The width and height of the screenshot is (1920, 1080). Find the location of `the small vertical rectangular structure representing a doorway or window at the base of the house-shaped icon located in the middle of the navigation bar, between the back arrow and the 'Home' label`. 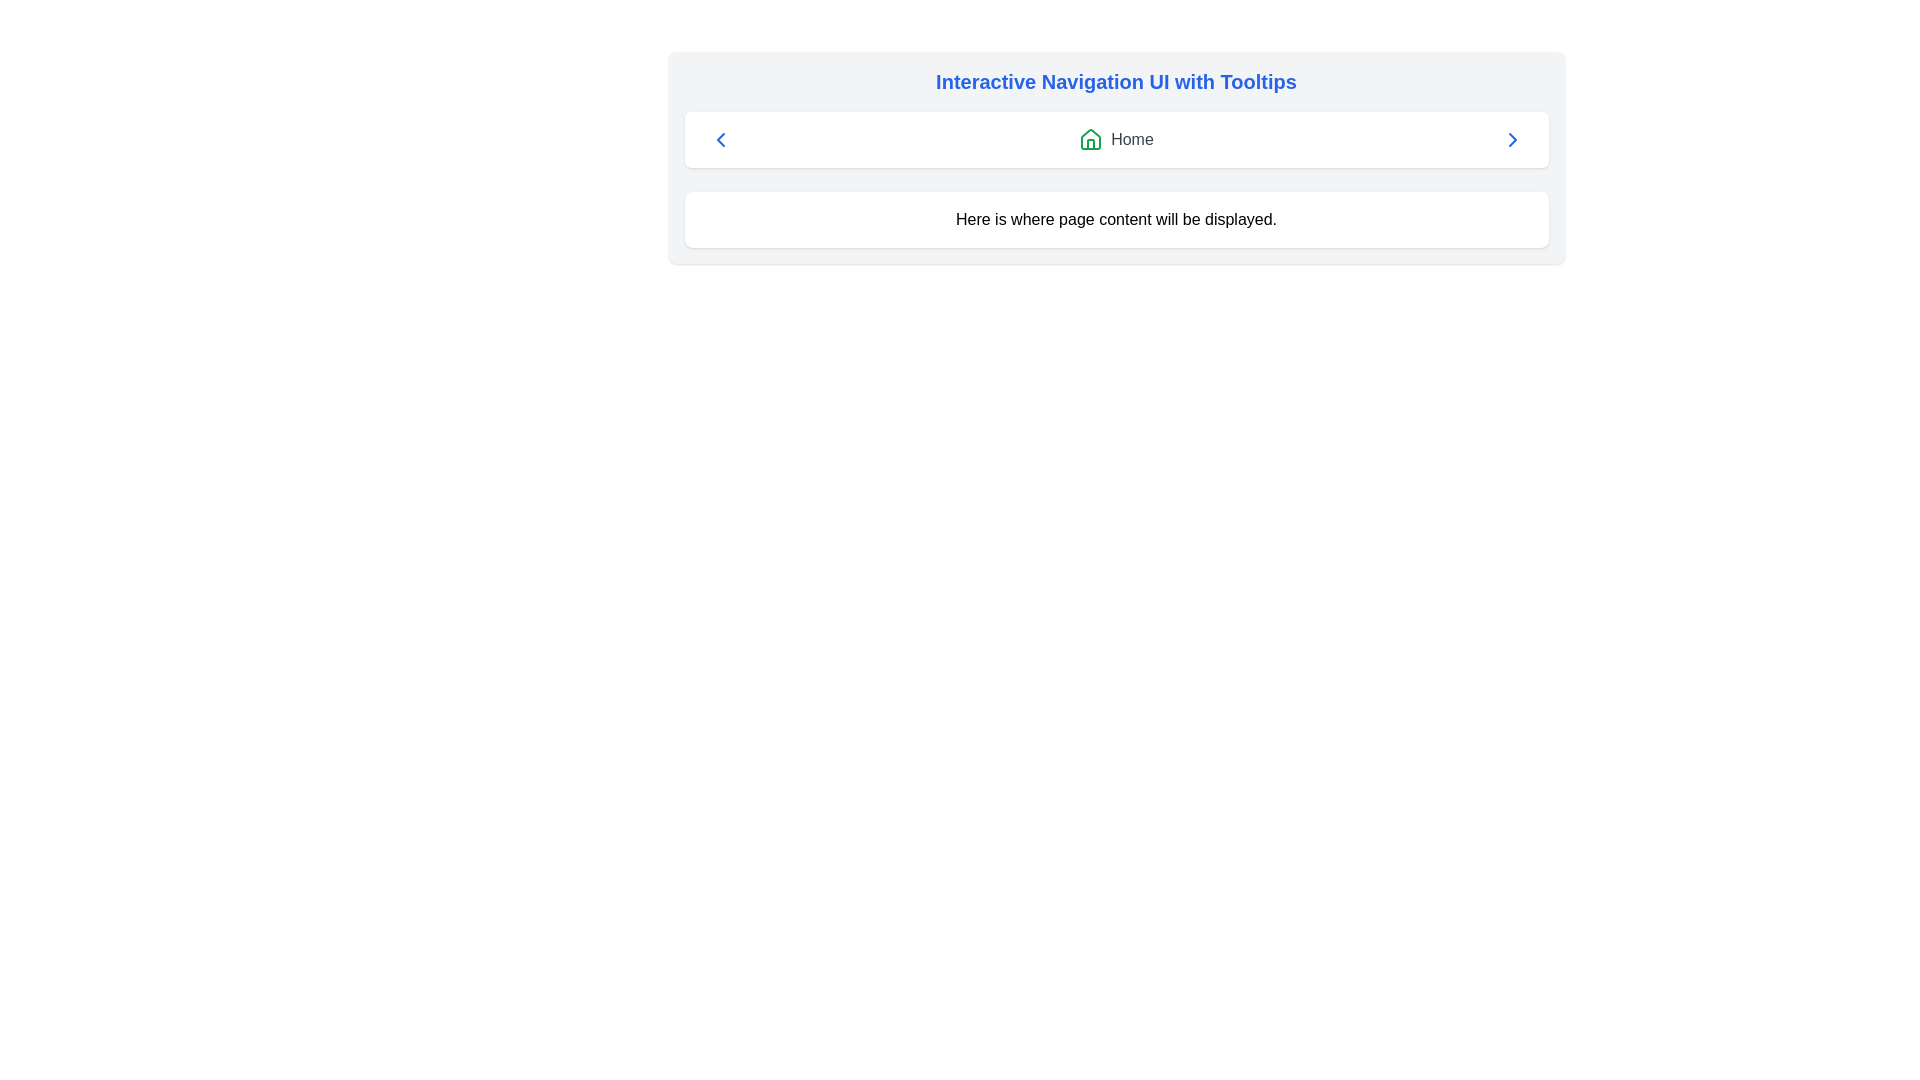

the small vertical rectangular structure representing a doorway or window at the base of the house-shaped icon located in the middle of the navigation bar, between the back arrow and the 'Home' label is located at coordinates (1090, 143).